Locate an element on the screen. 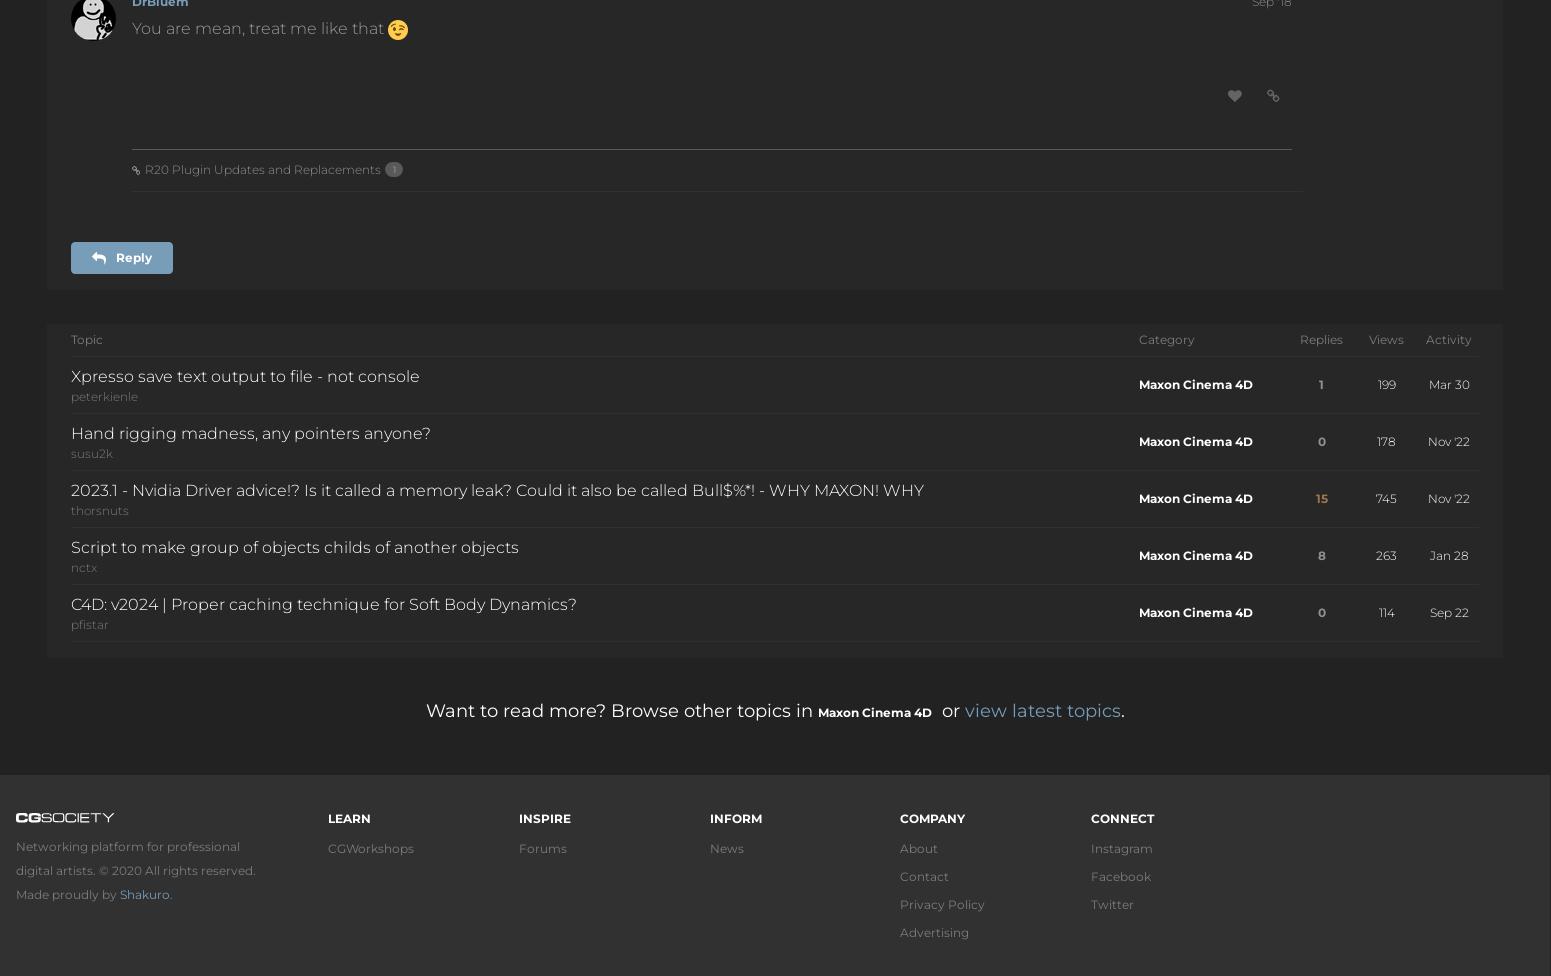 Image resolution: width=1551 pixels, height=976 pixels. 'nctx' is located at coordinates (70, 567).